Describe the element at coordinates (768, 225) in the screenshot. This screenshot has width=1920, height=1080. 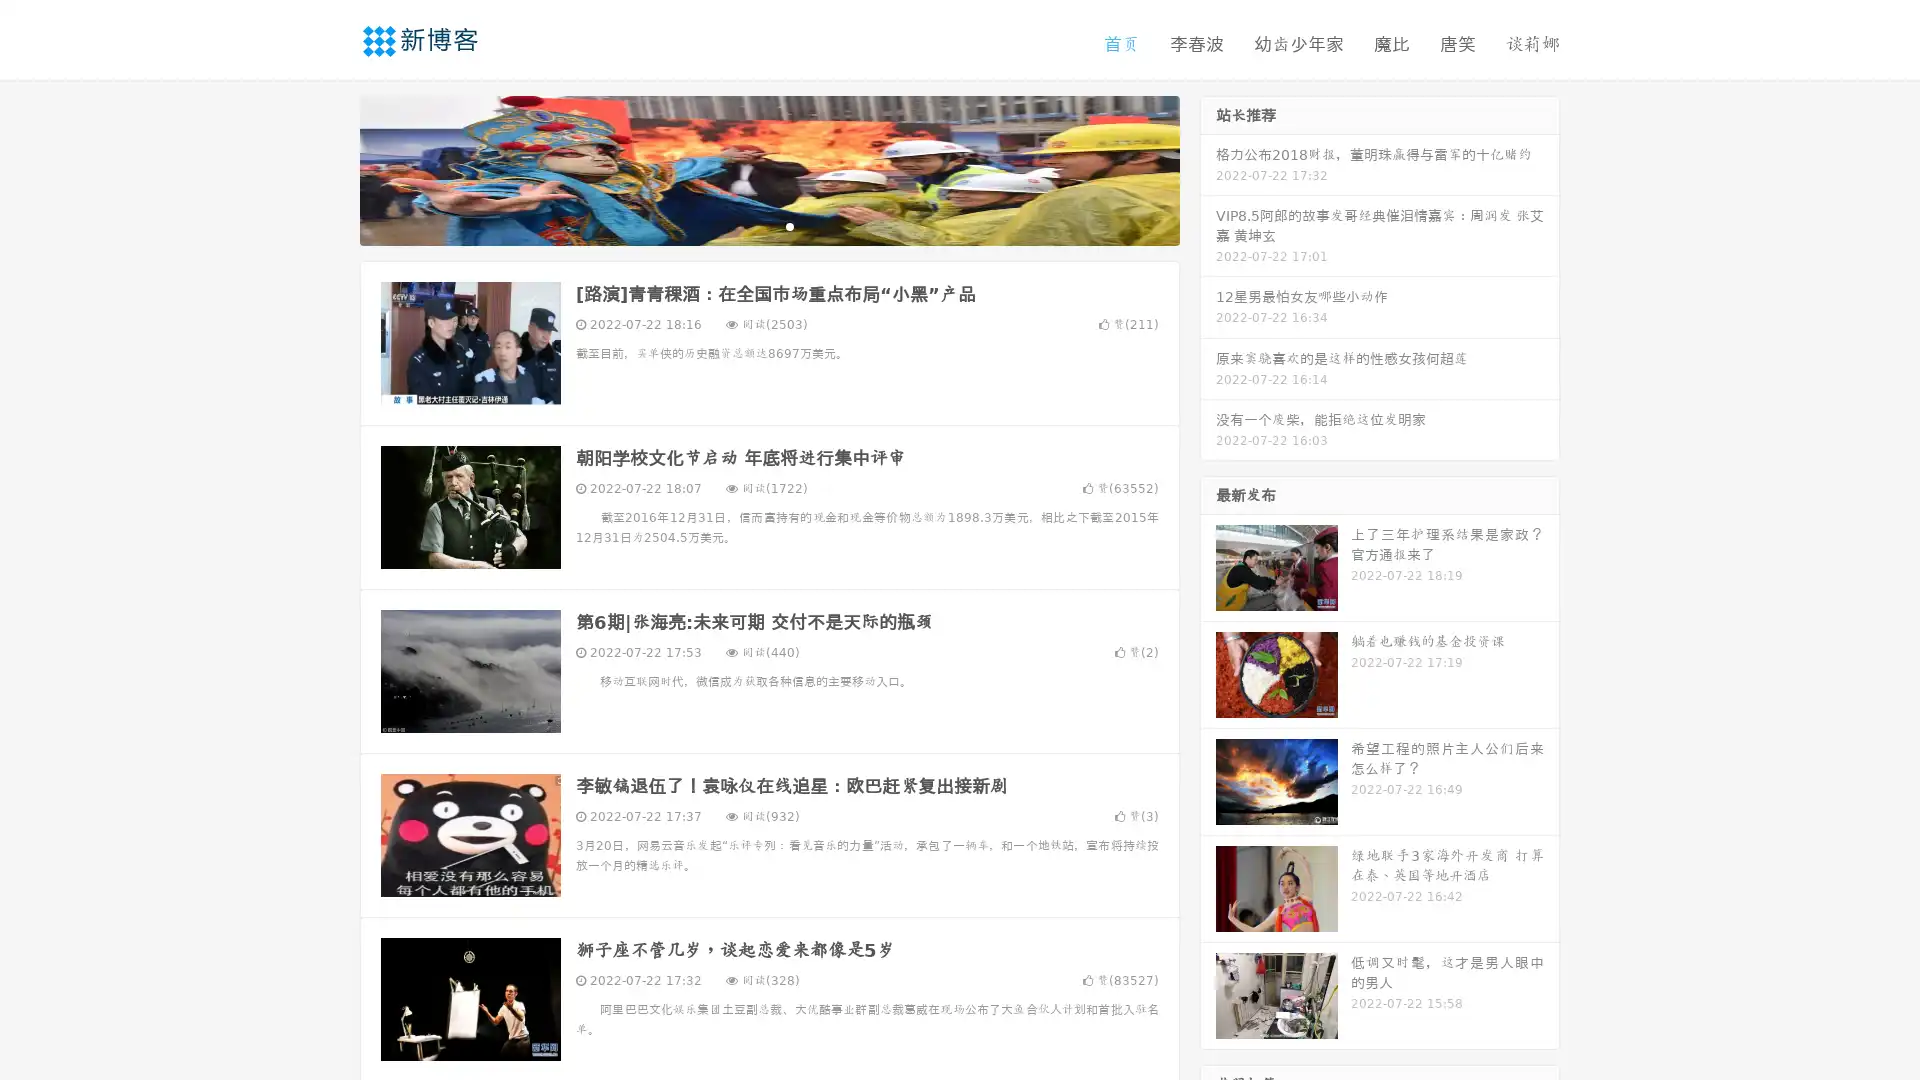
I see `Go to slide 2` at that location.